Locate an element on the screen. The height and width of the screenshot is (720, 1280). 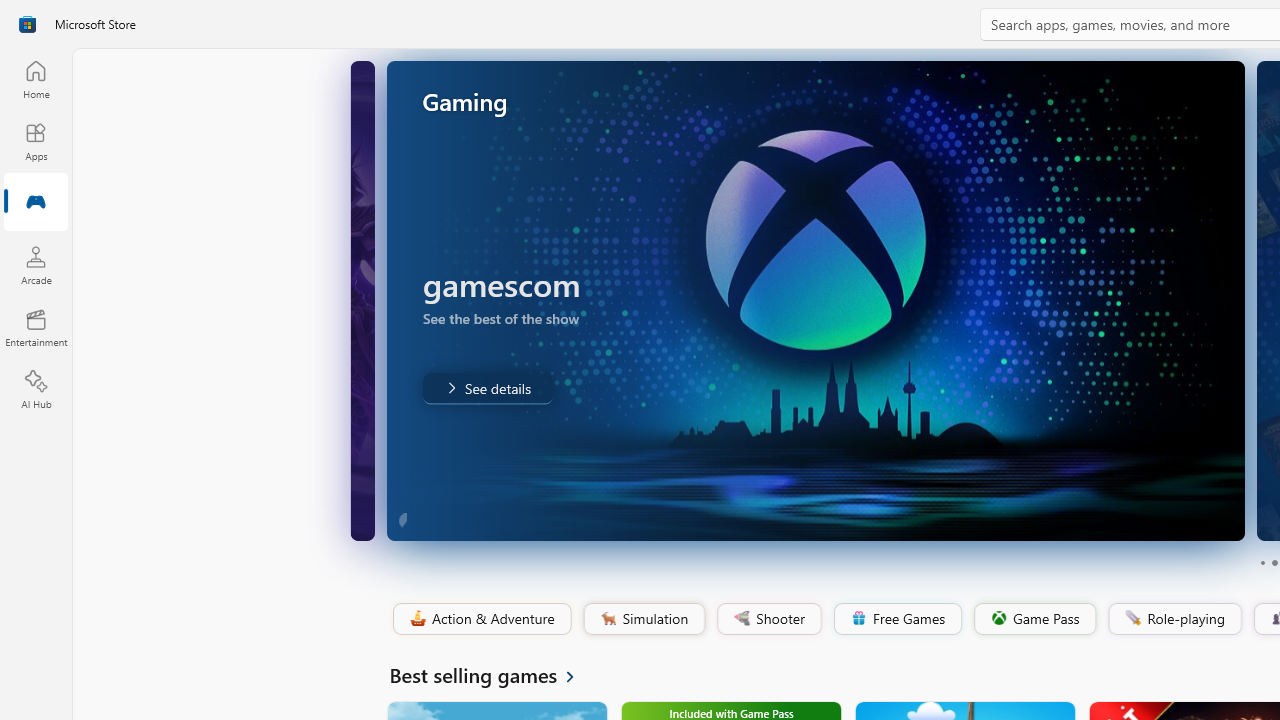
'AutomationID: Image' is located at coordinates (815, 300).